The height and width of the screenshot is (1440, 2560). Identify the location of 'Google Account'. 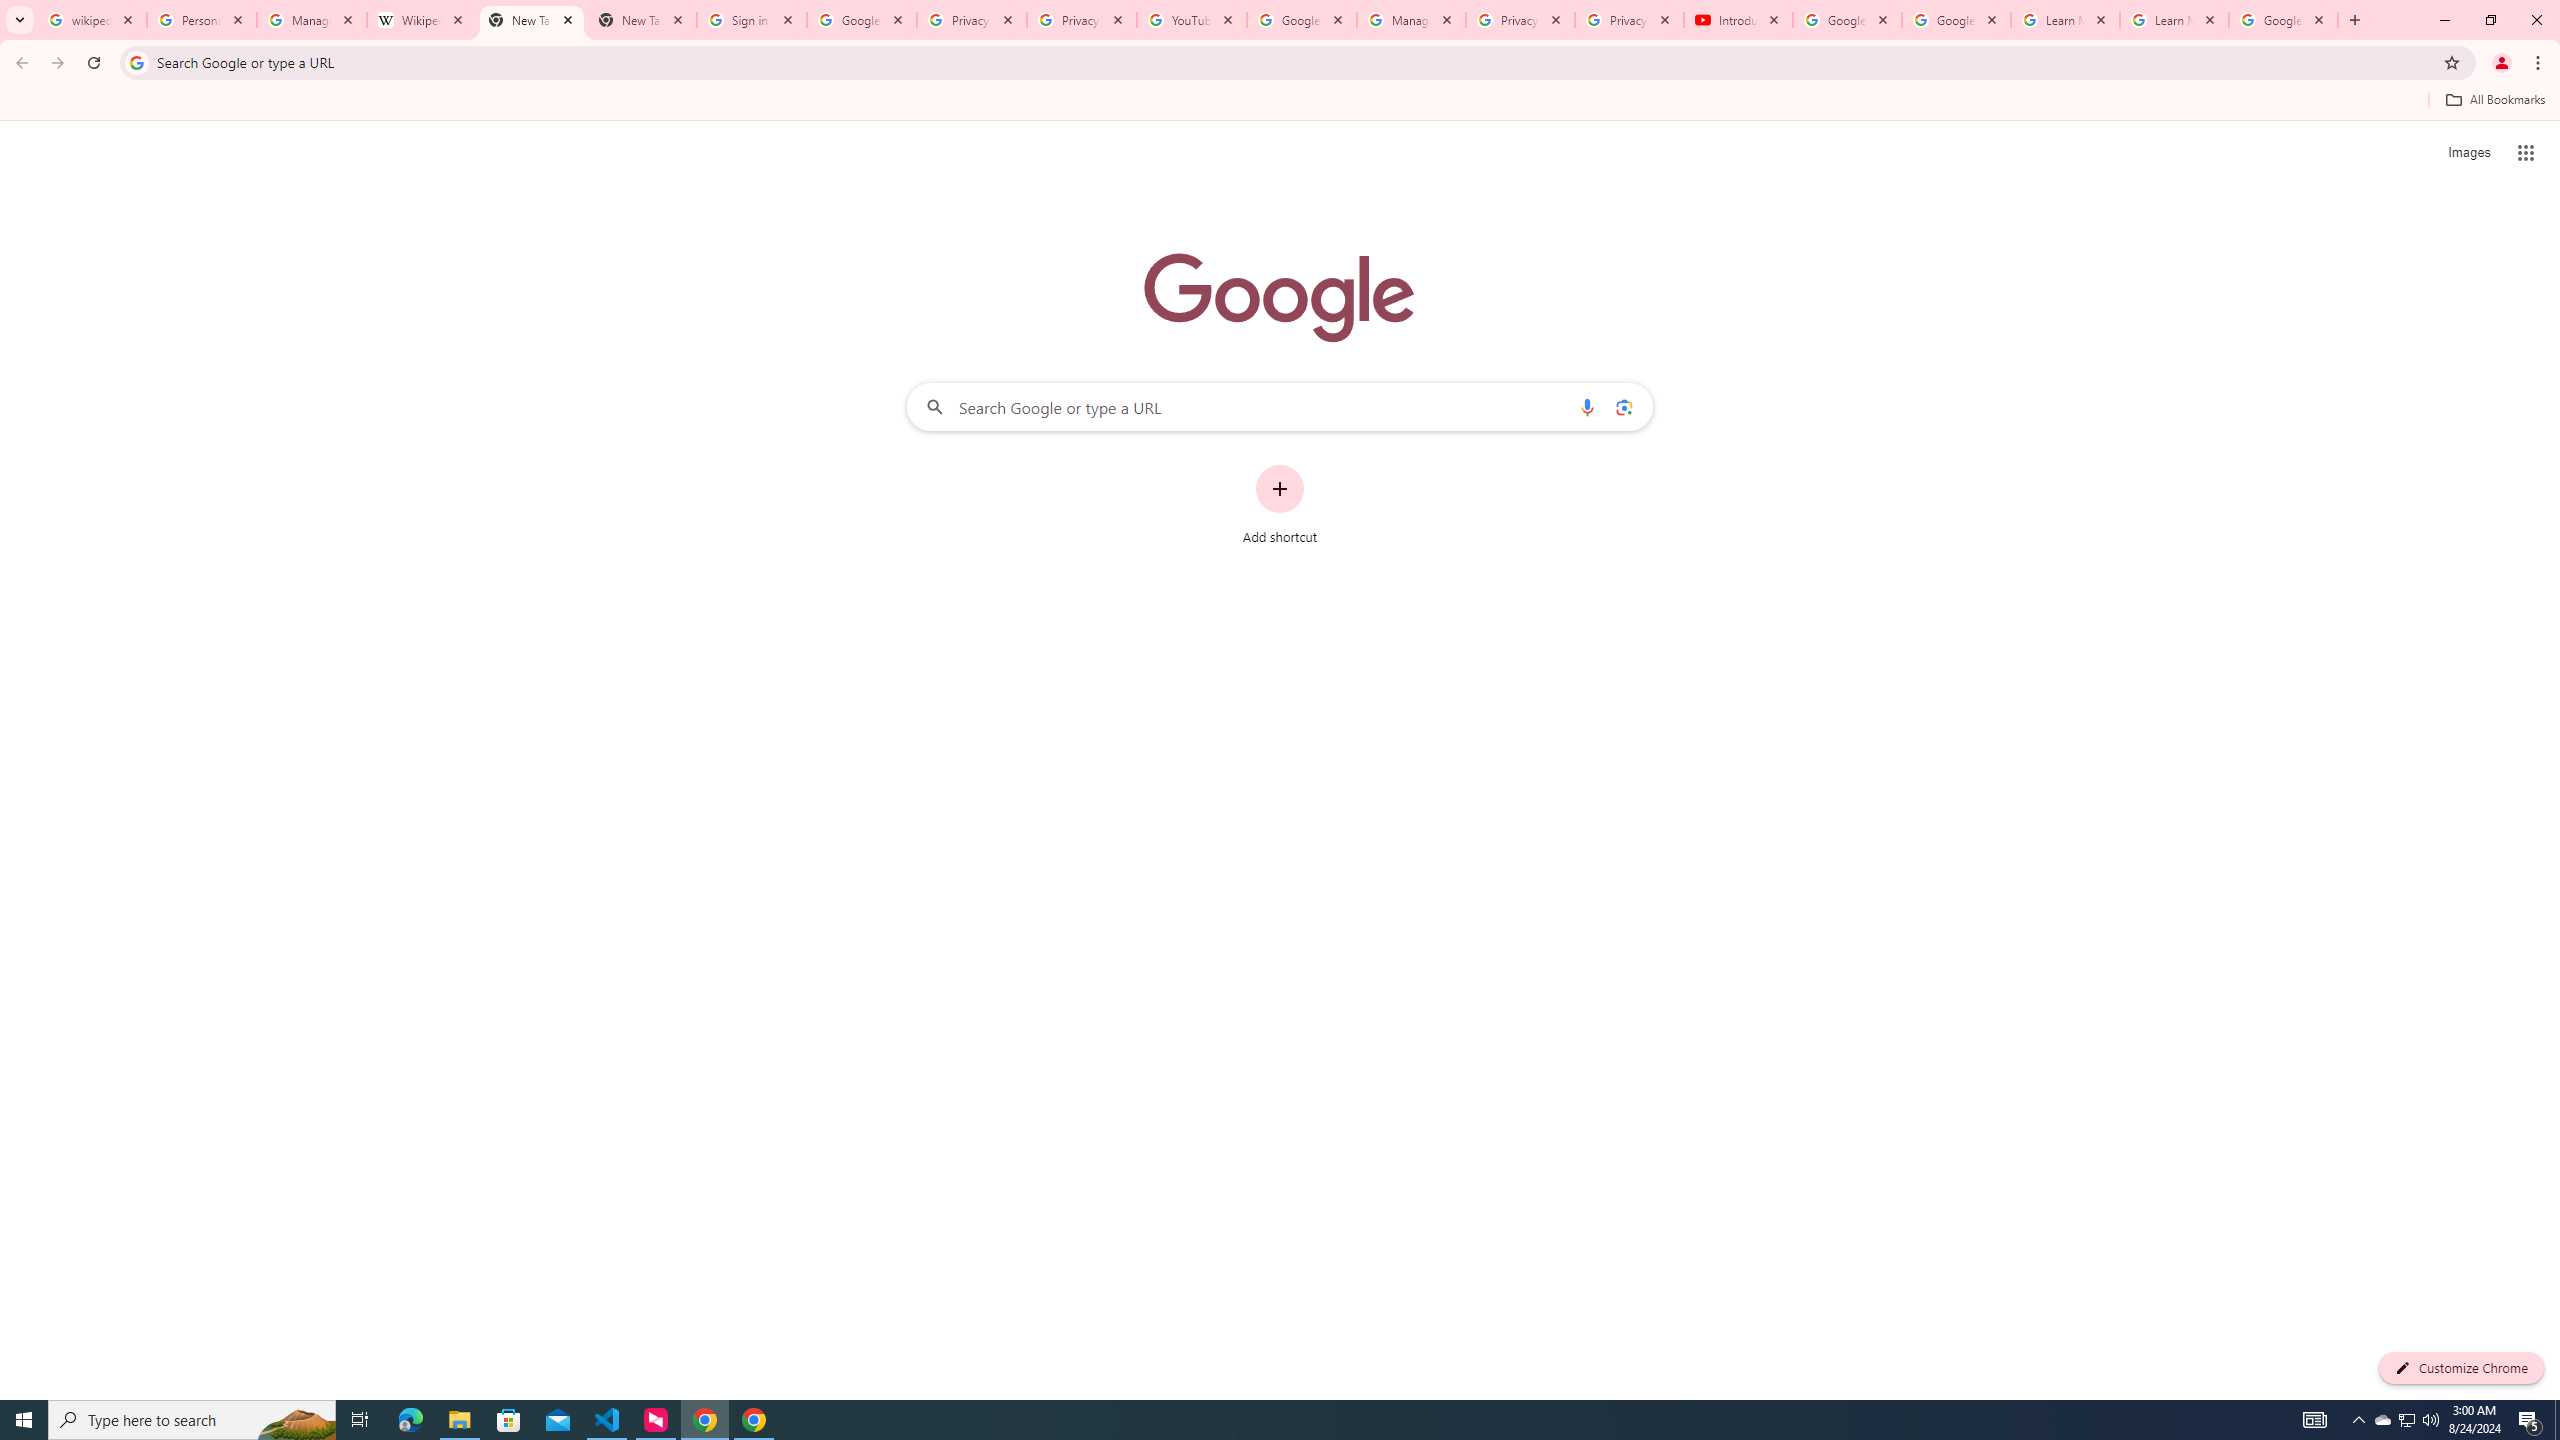
(2282, 19).